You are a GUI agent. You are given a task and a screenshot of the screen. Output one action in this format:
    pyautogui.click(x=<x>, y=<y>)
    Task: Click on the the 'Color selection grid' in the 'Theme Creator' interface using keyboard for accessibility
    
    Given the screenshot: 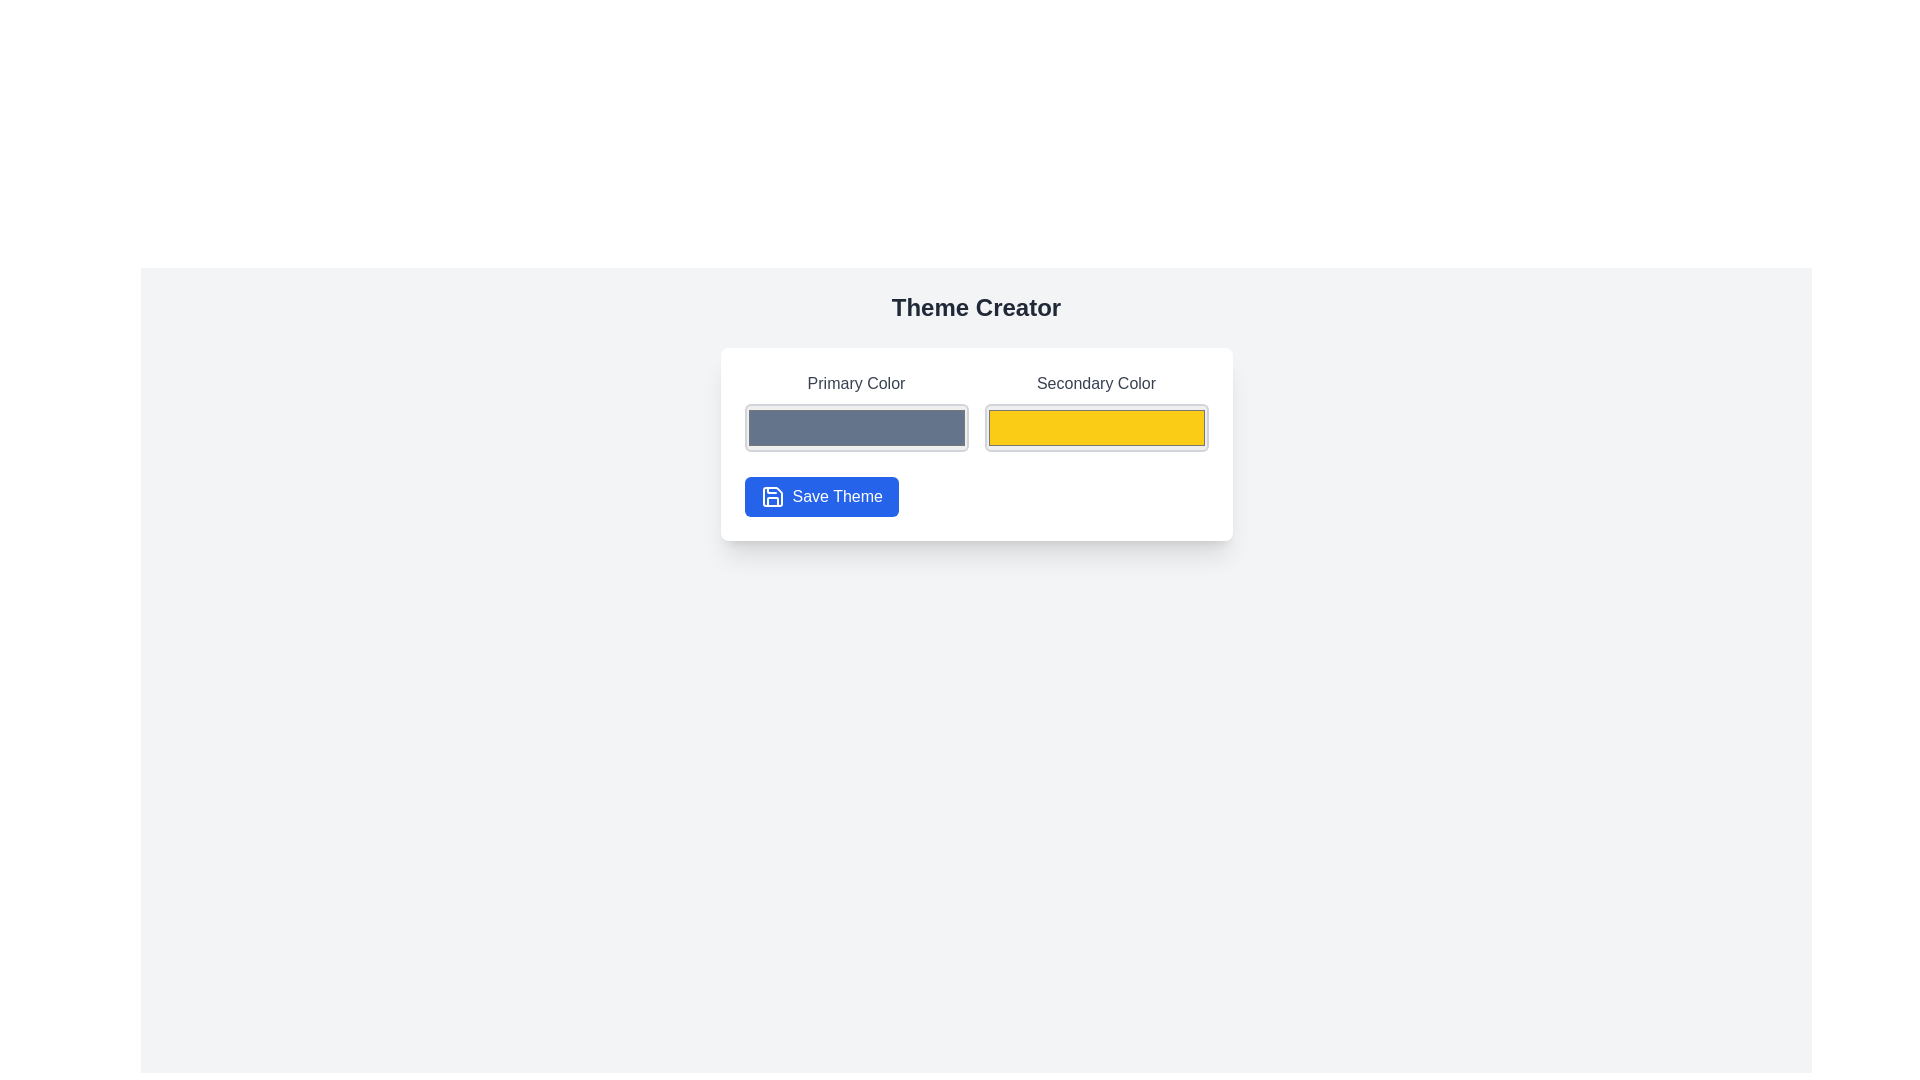 What is the action you would take?
    pyautogui.click(x=976, y=411)
    